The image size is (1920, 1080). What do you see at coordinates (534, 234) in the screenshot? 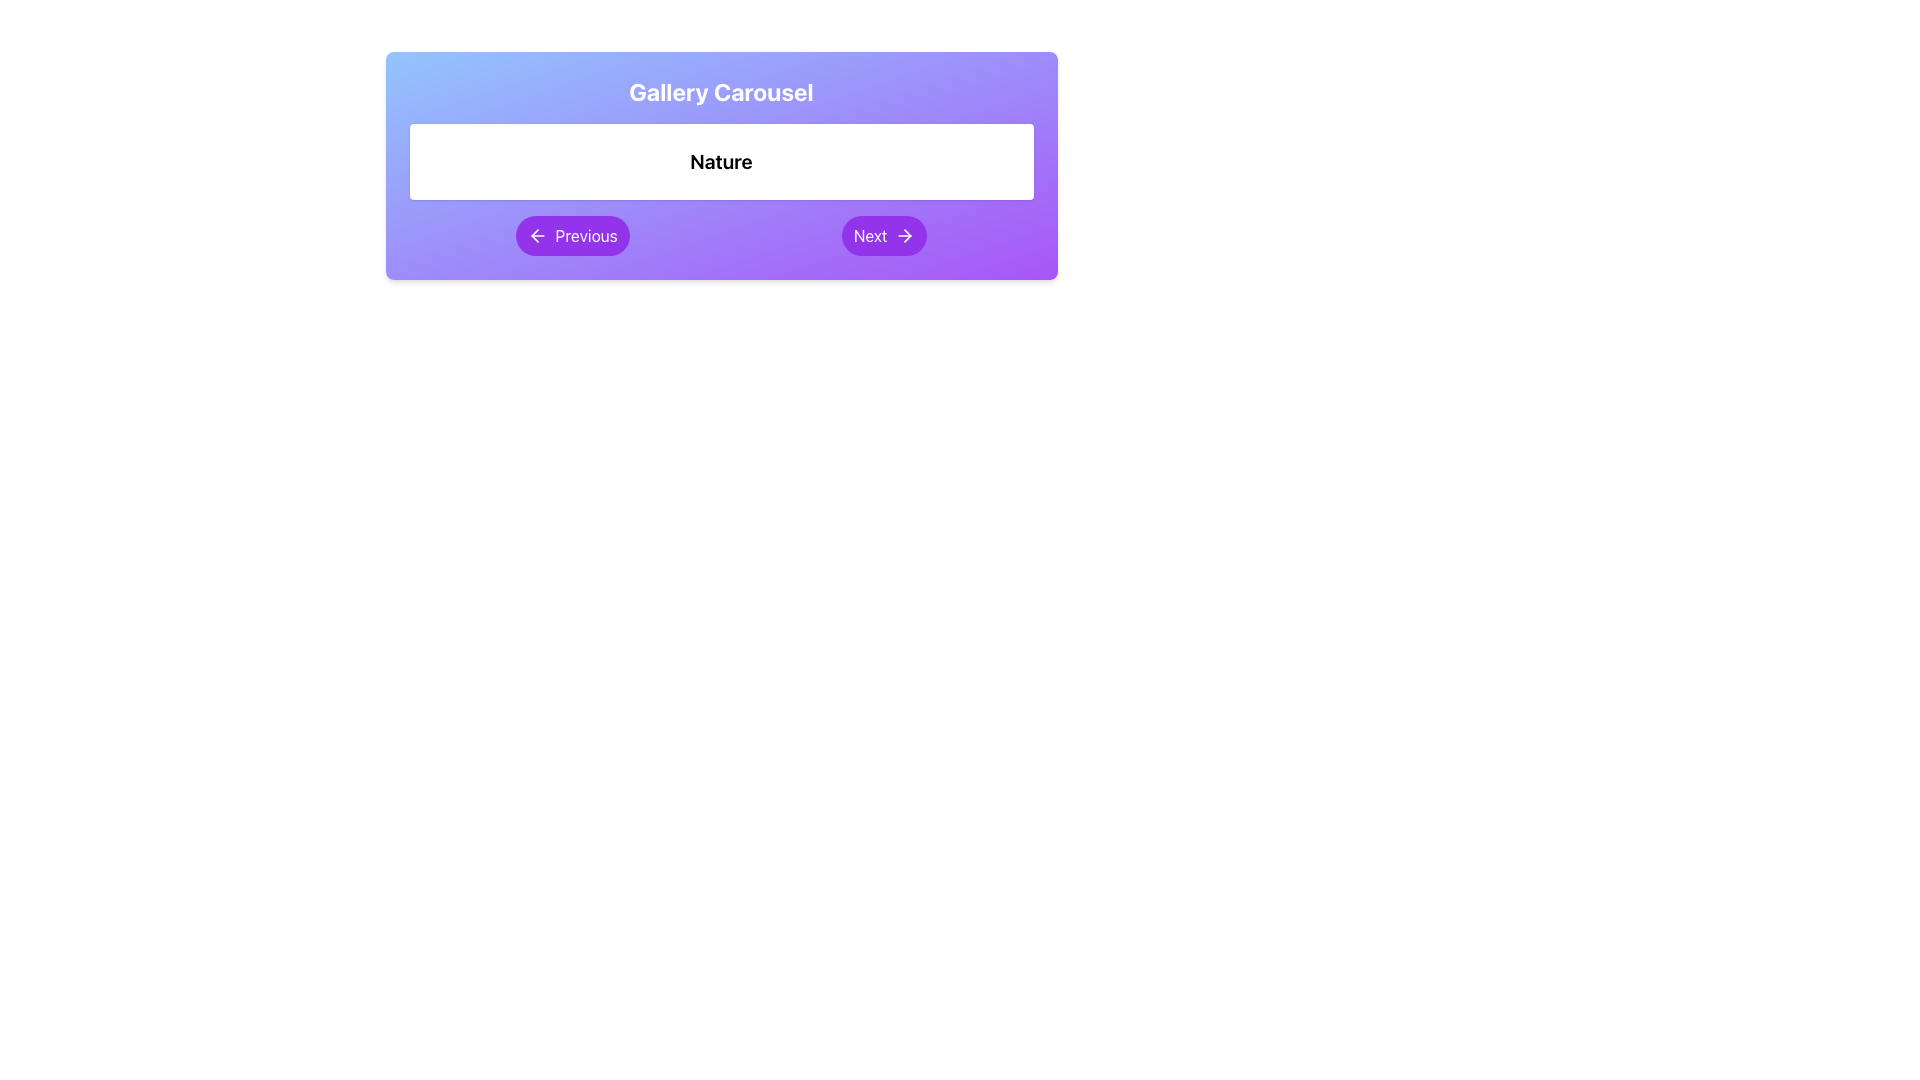
I see `the leftward pointing arrow icon inside the 'Previous' button` at bounding box center [534, 234].